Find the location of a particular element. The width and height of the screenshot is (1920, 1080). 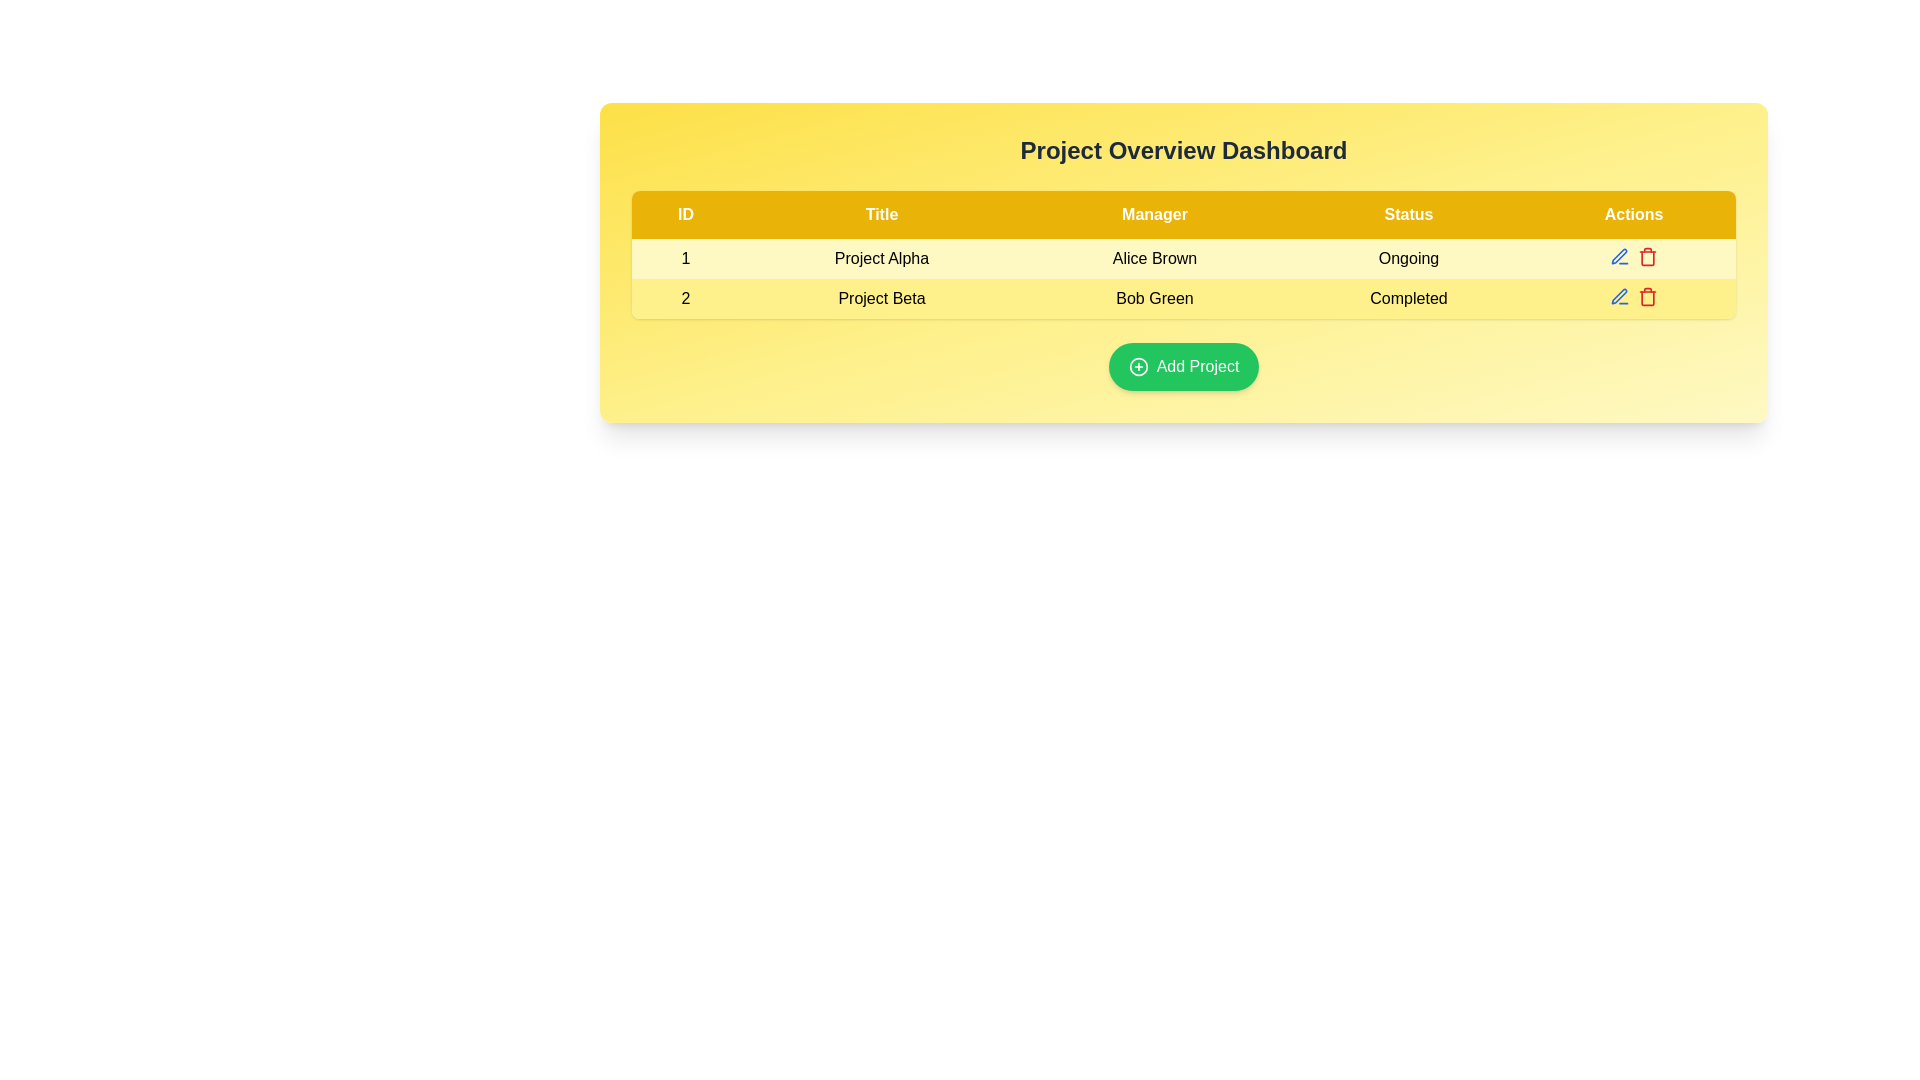

the first table row with a yellow background that contains four text columns and two action icons is located at coordinates (1184, 257).